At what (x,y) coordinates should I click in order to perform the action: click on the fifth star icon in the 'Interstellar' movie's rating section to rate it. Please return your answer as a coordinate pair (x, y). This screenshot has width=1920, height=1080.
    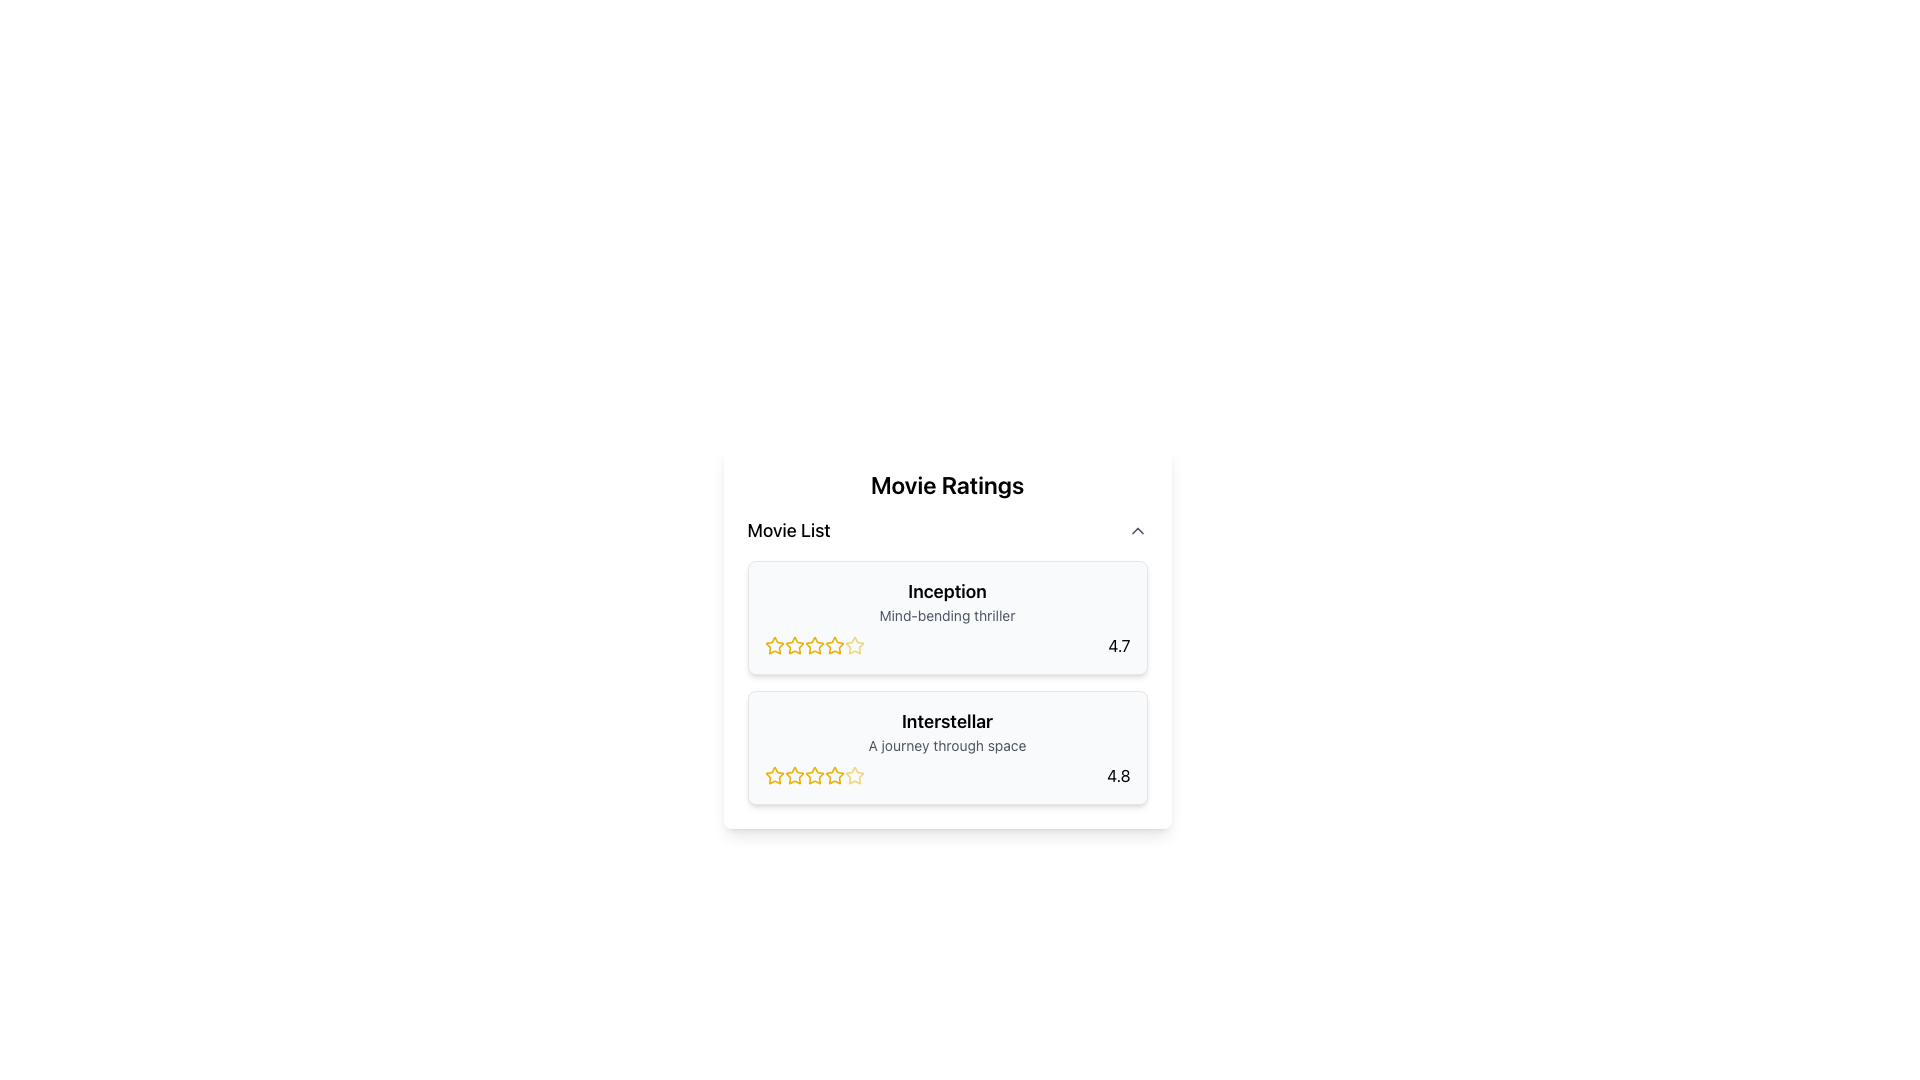
    Looking at the image, I should click on (854, 774).